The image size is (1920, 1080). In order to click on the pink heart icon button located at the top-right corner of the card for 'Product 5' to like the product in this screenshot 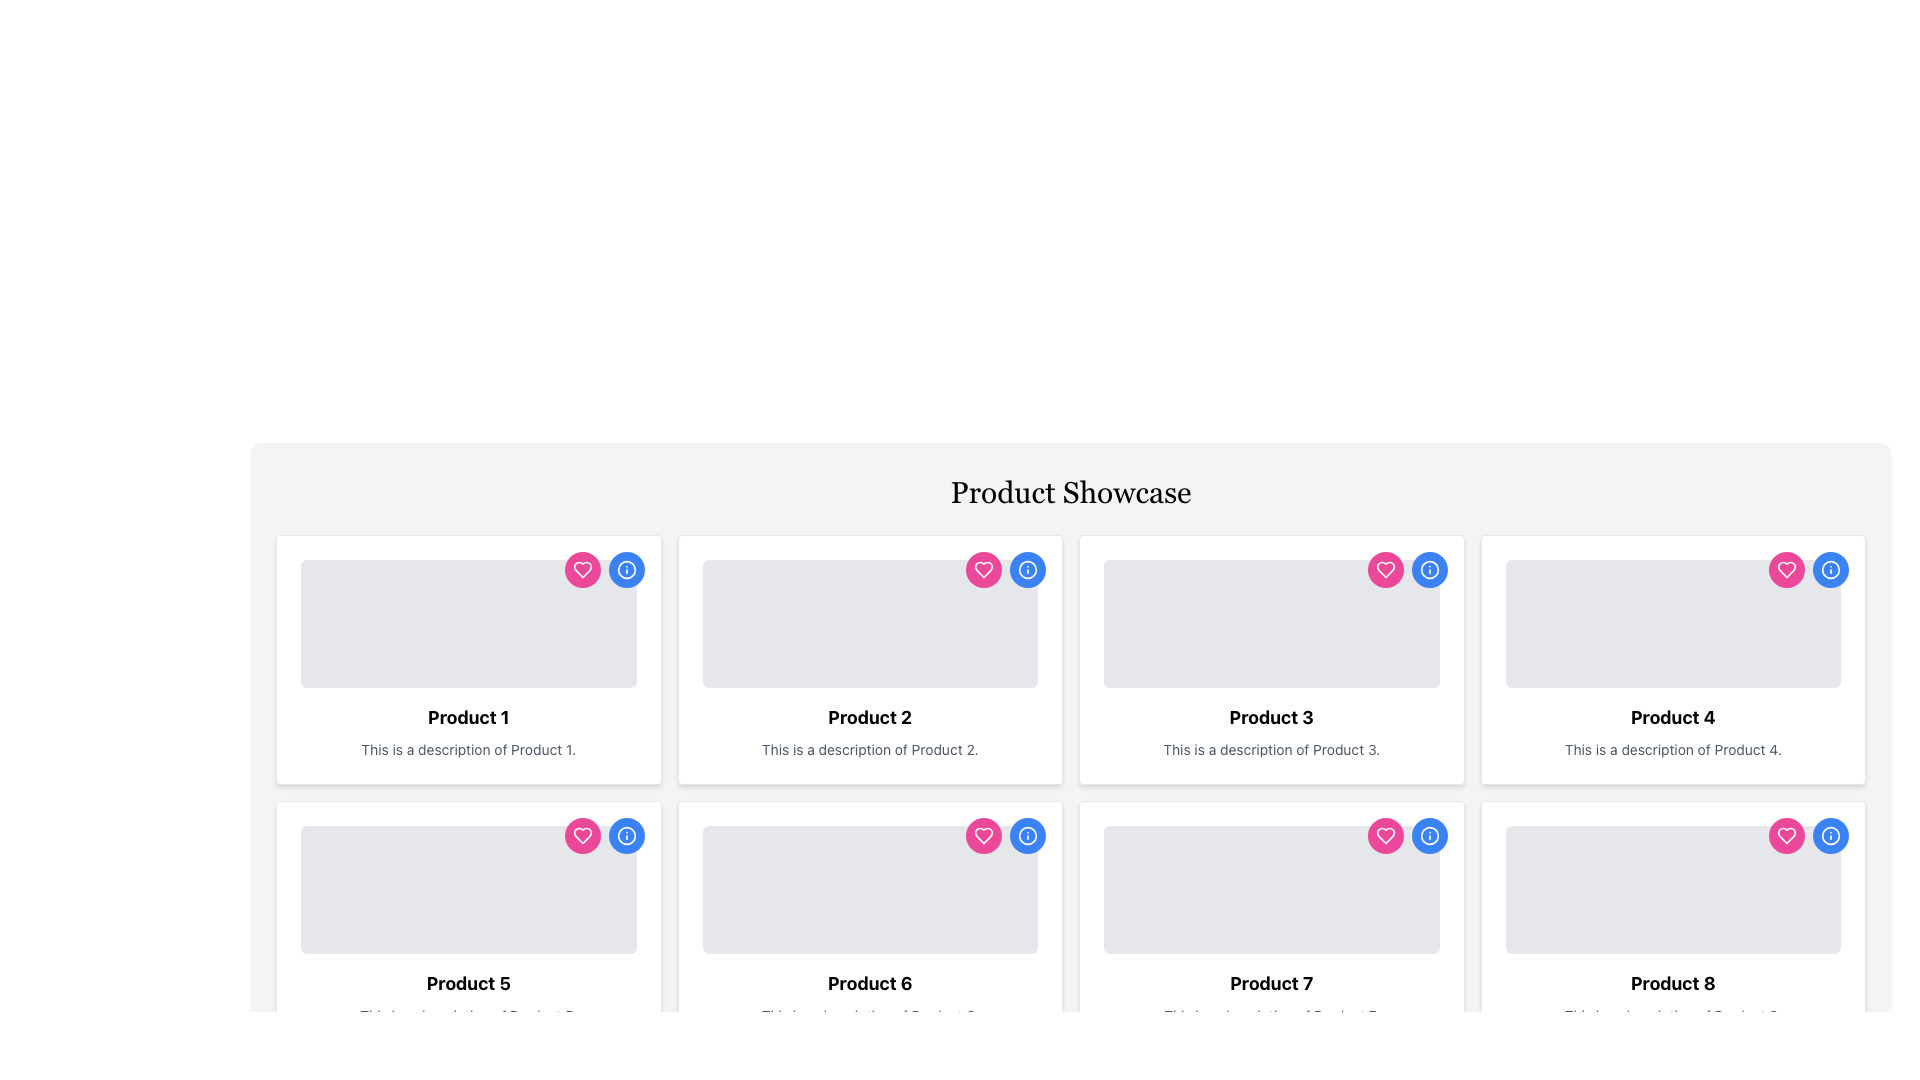, I will do `click(603, 836)`.